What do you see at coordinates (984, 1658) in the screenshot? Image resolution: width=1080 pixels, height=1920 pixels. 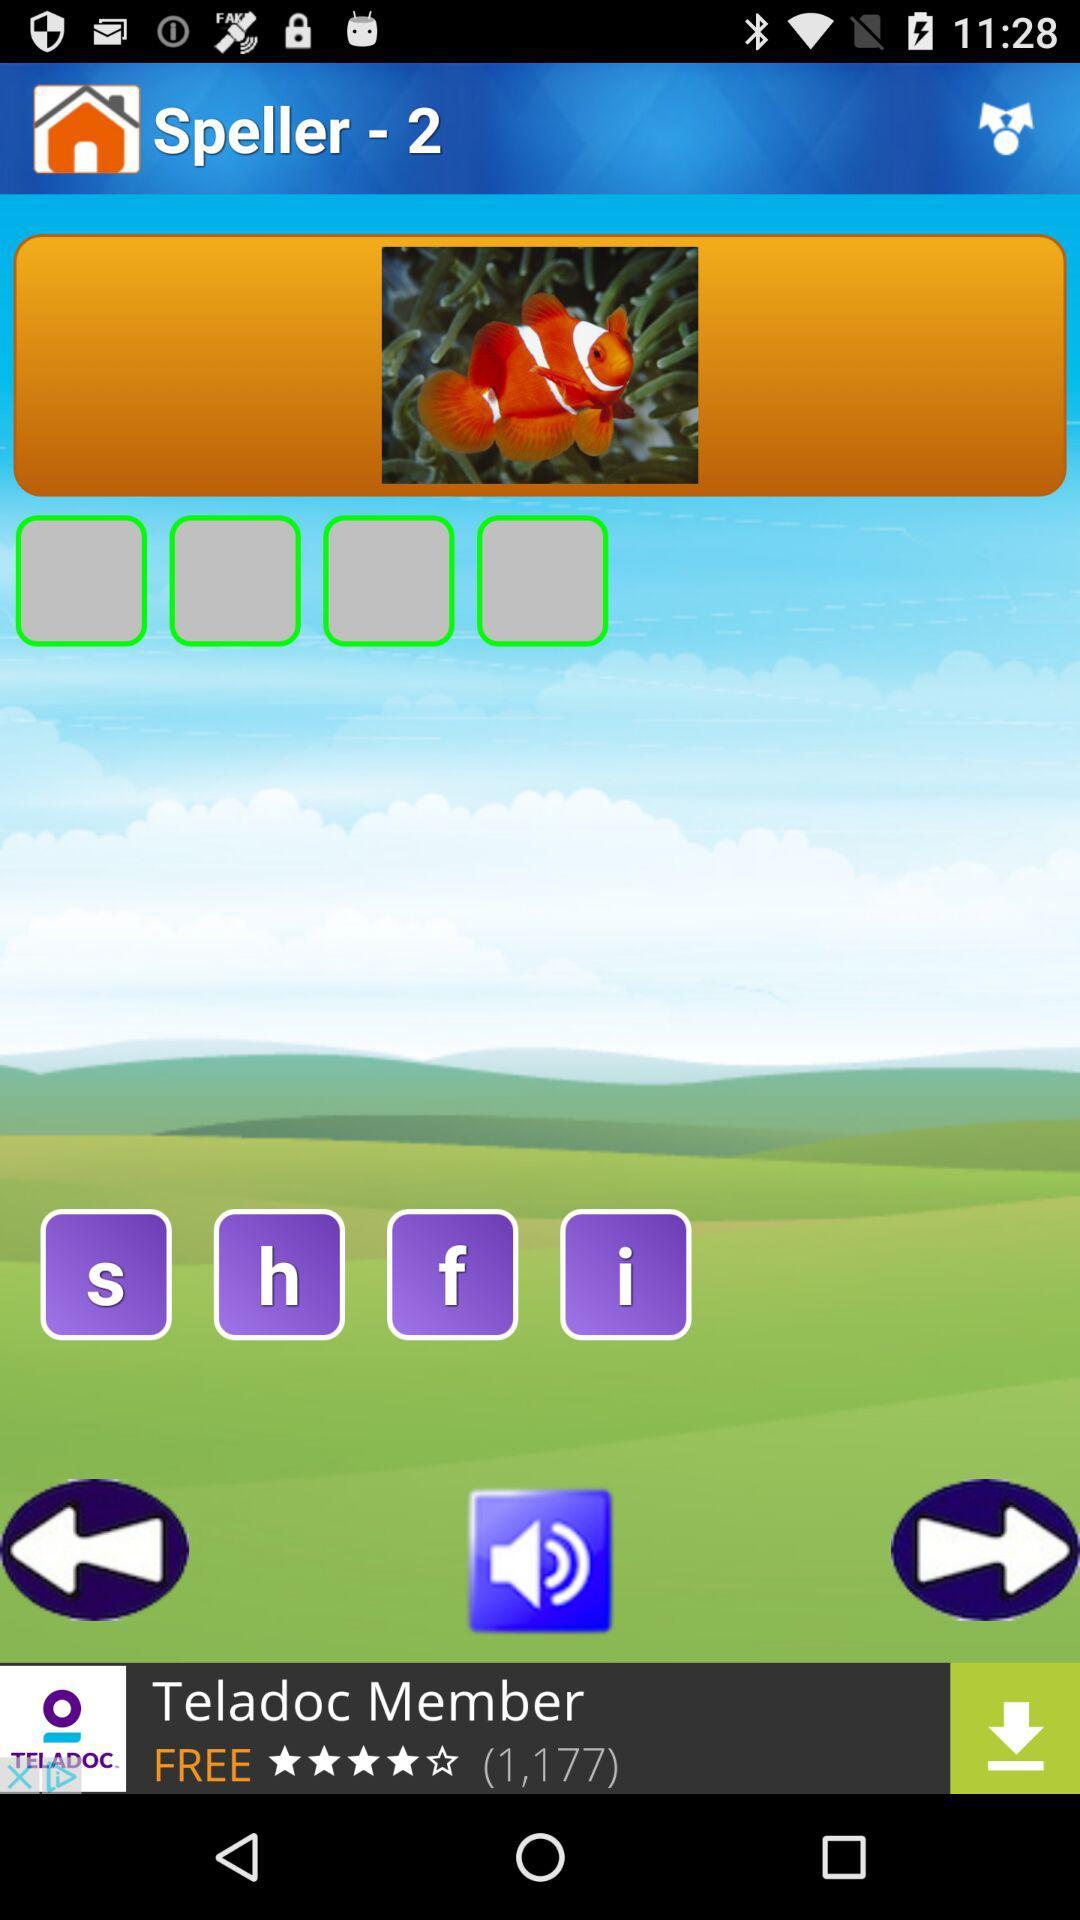 I see `the arrow_forward icon` at bounding box center [984, 1658].